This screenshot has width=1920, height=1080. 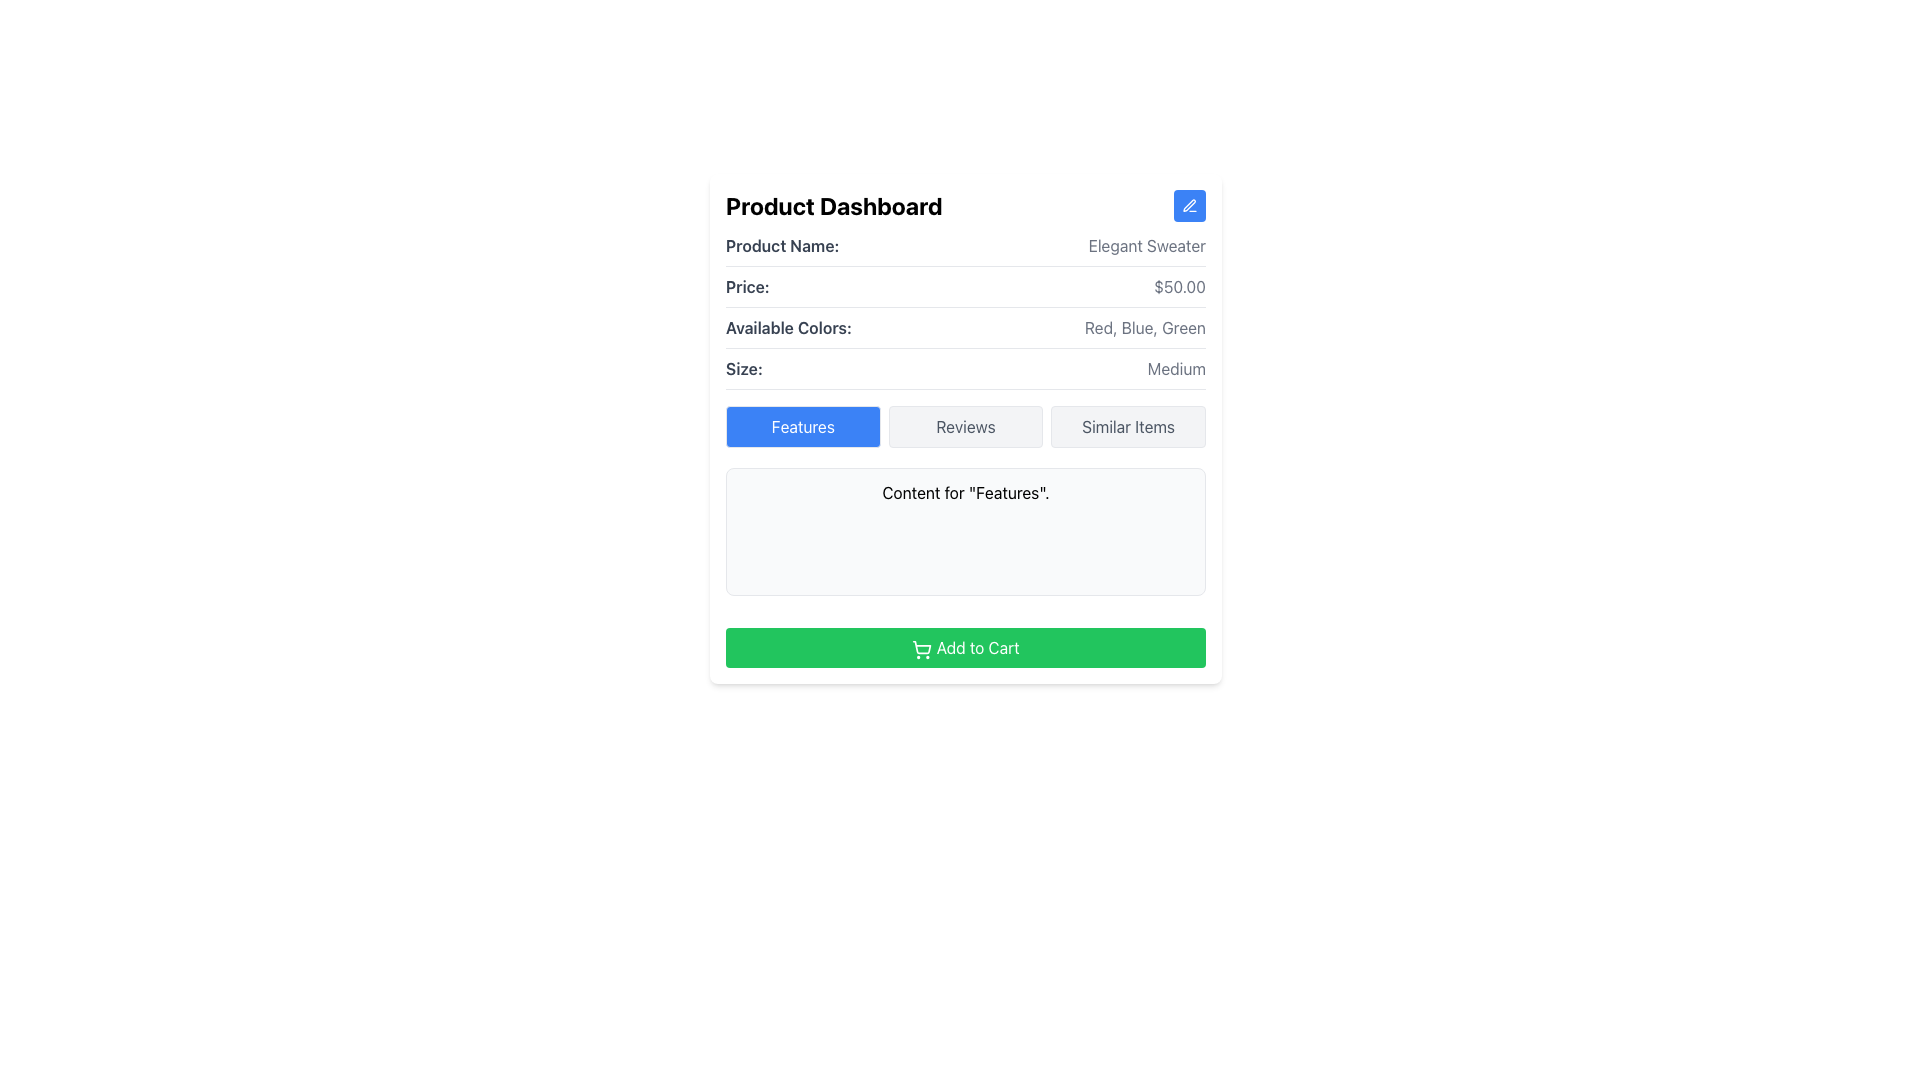 I want to click on the Text label displaying the selected size of a product, which is located to the right of the 'Size:' label in the product information card, so click(x=1176, y=369).